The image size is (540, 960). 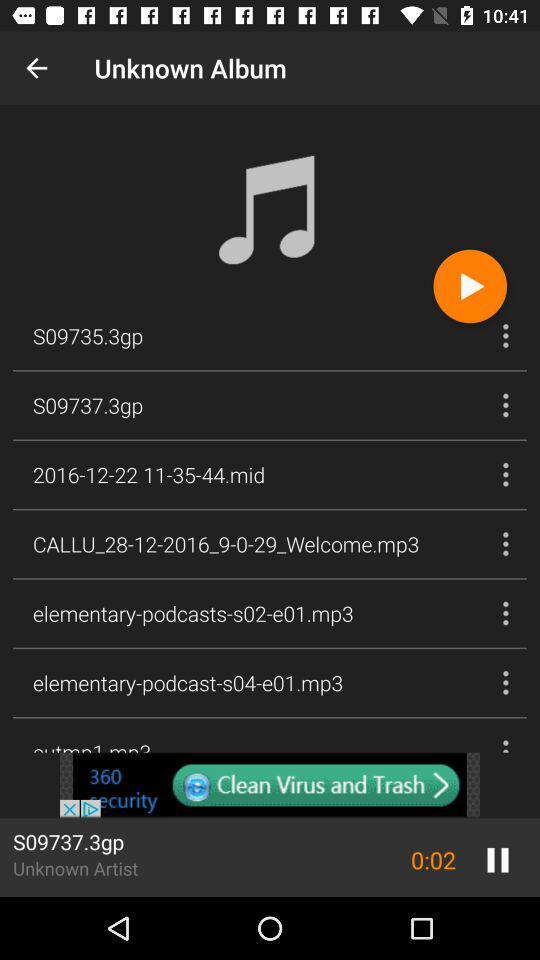 I want to click on the pause icon, so click(x=496, y=859).